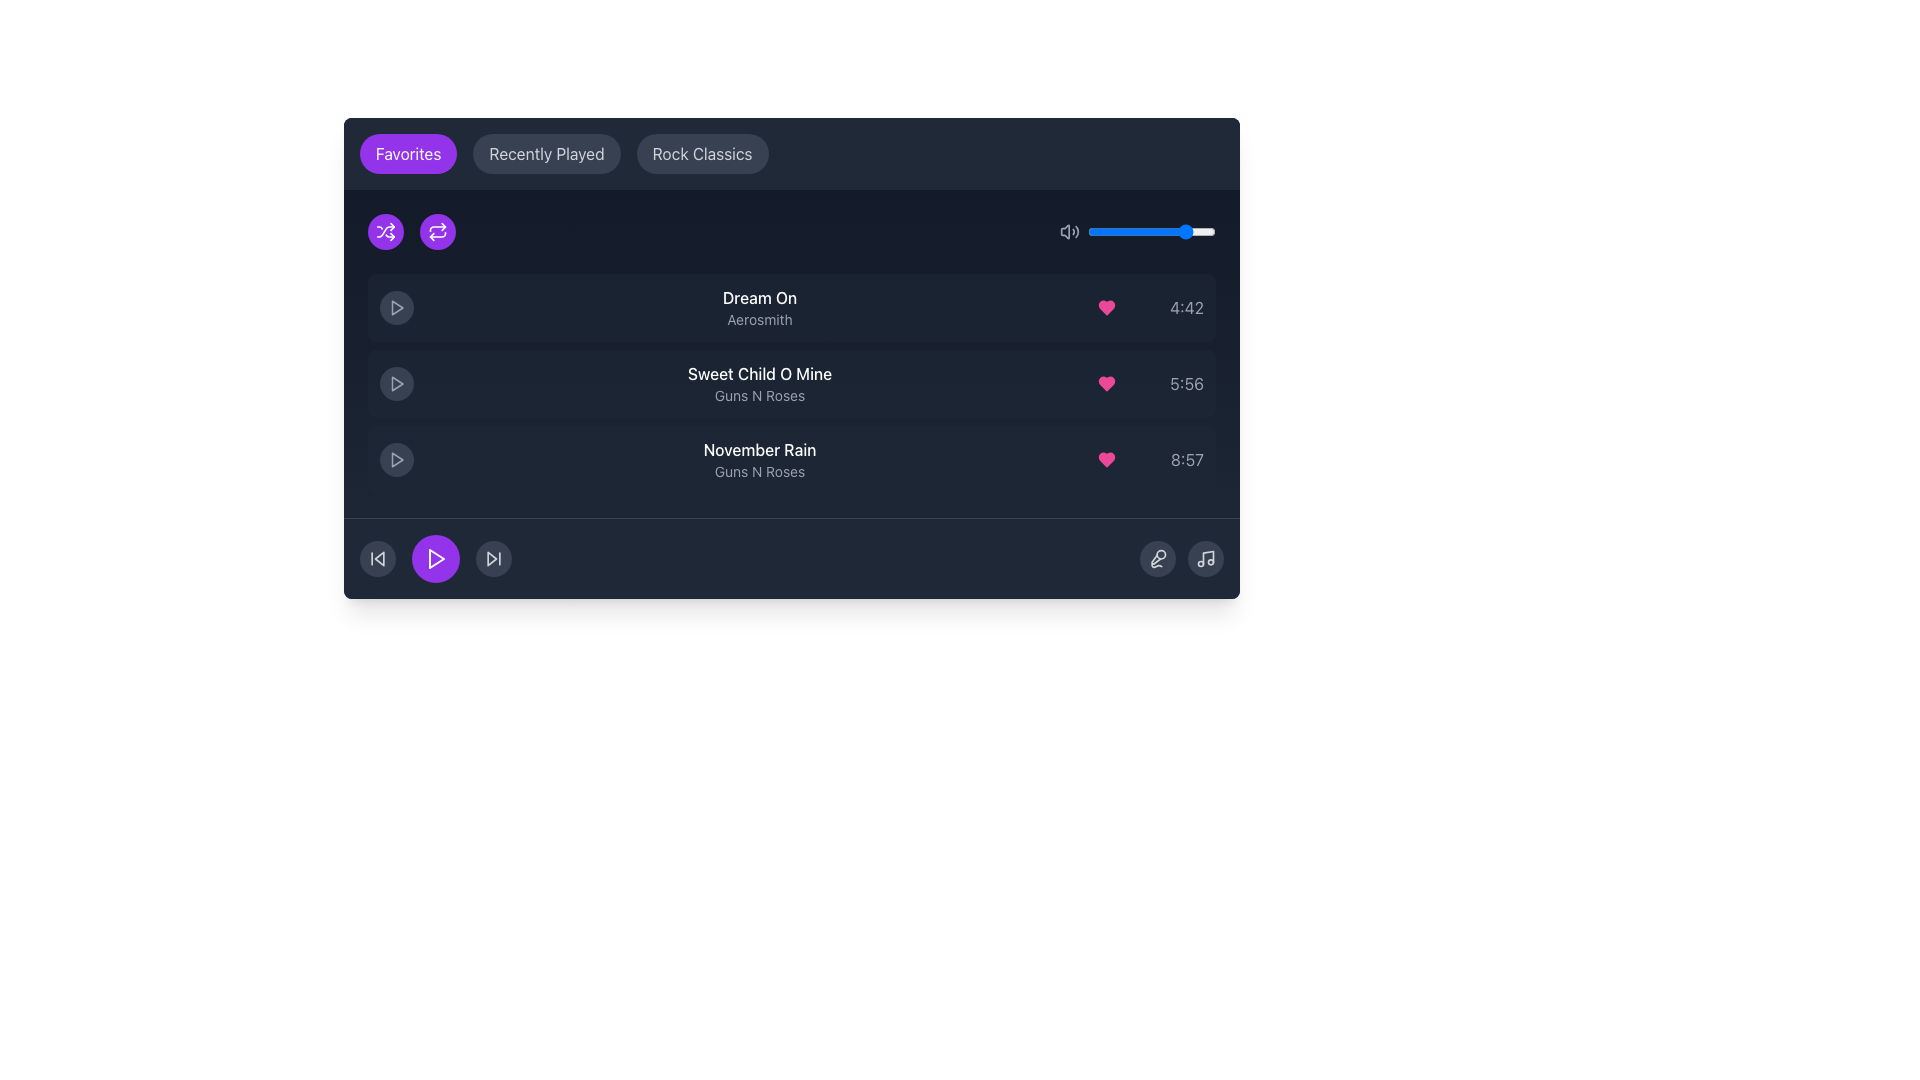  Describe the element at coordinates (1117, 230) in the screenshot. I see `the volume` at that location.